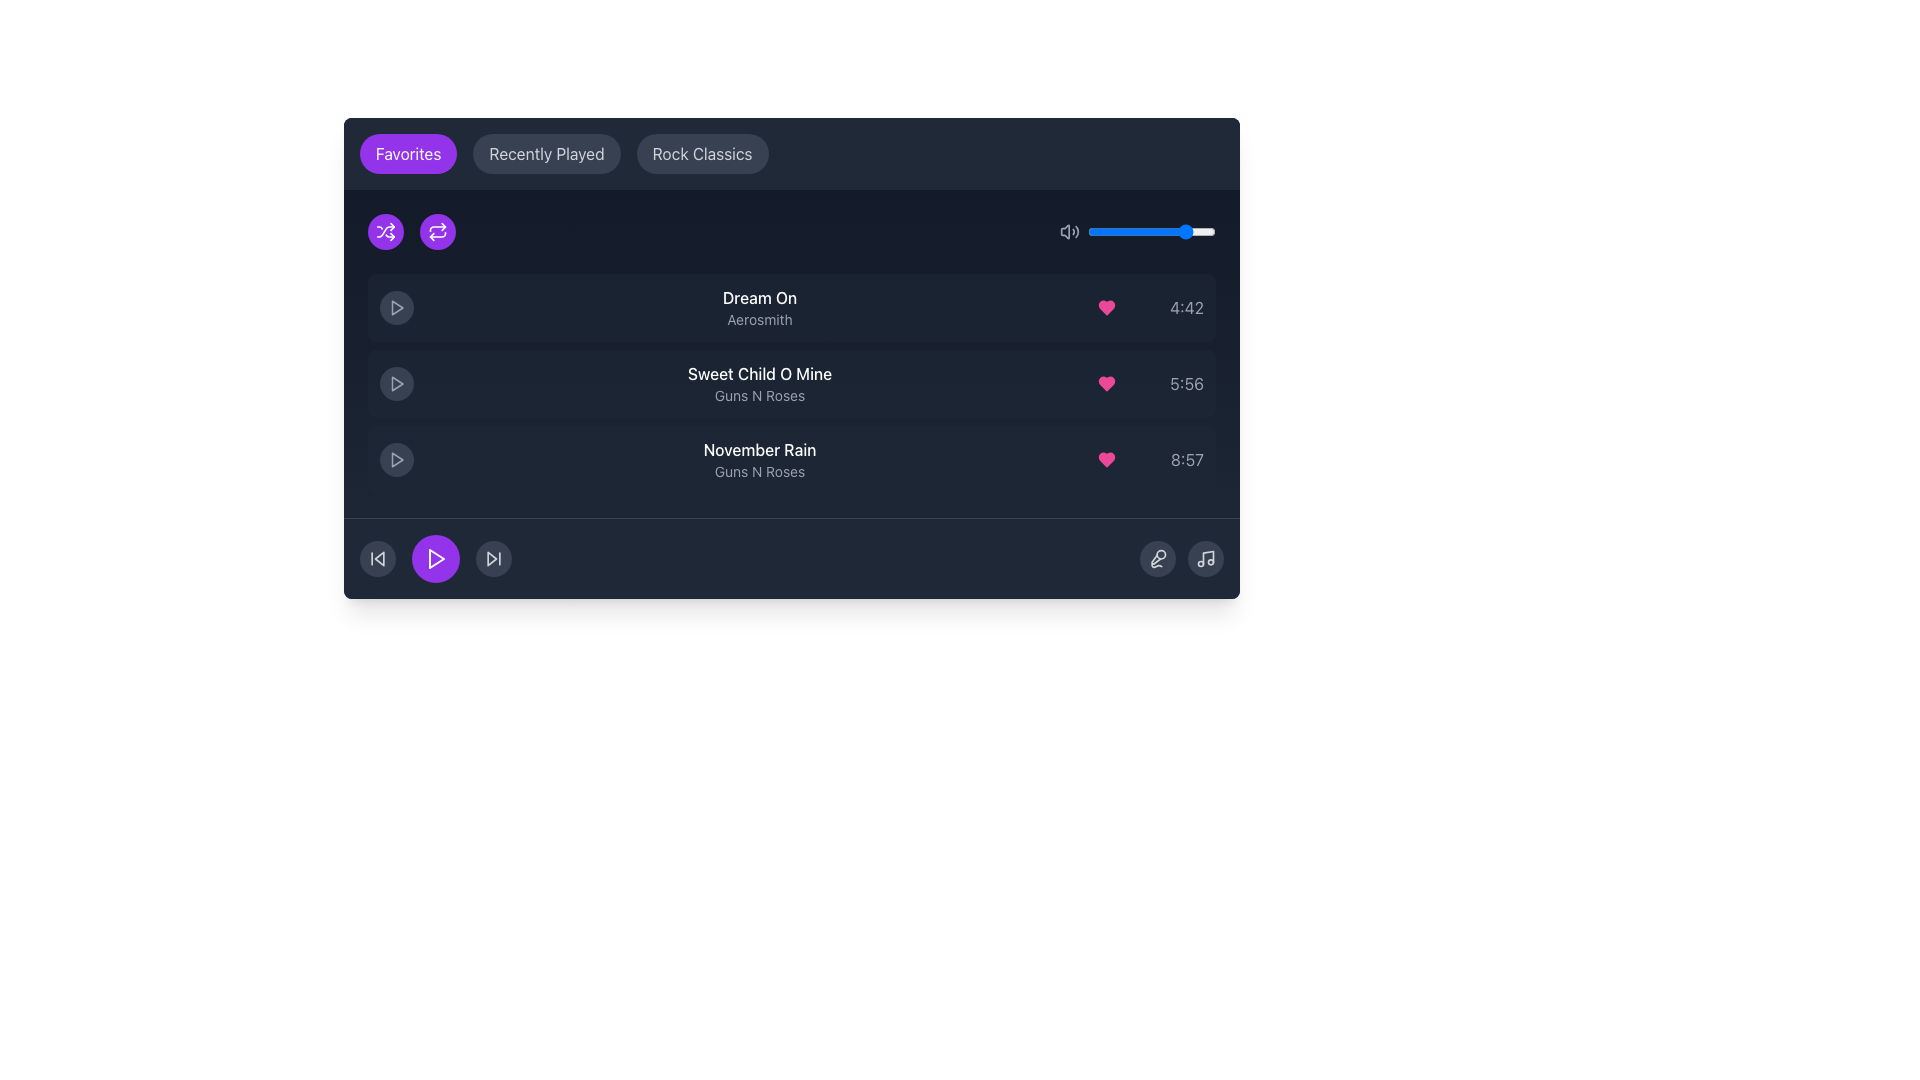  Describe the element at coordinates (1117, 230) in the screenshot. I see `the volume` at that location.